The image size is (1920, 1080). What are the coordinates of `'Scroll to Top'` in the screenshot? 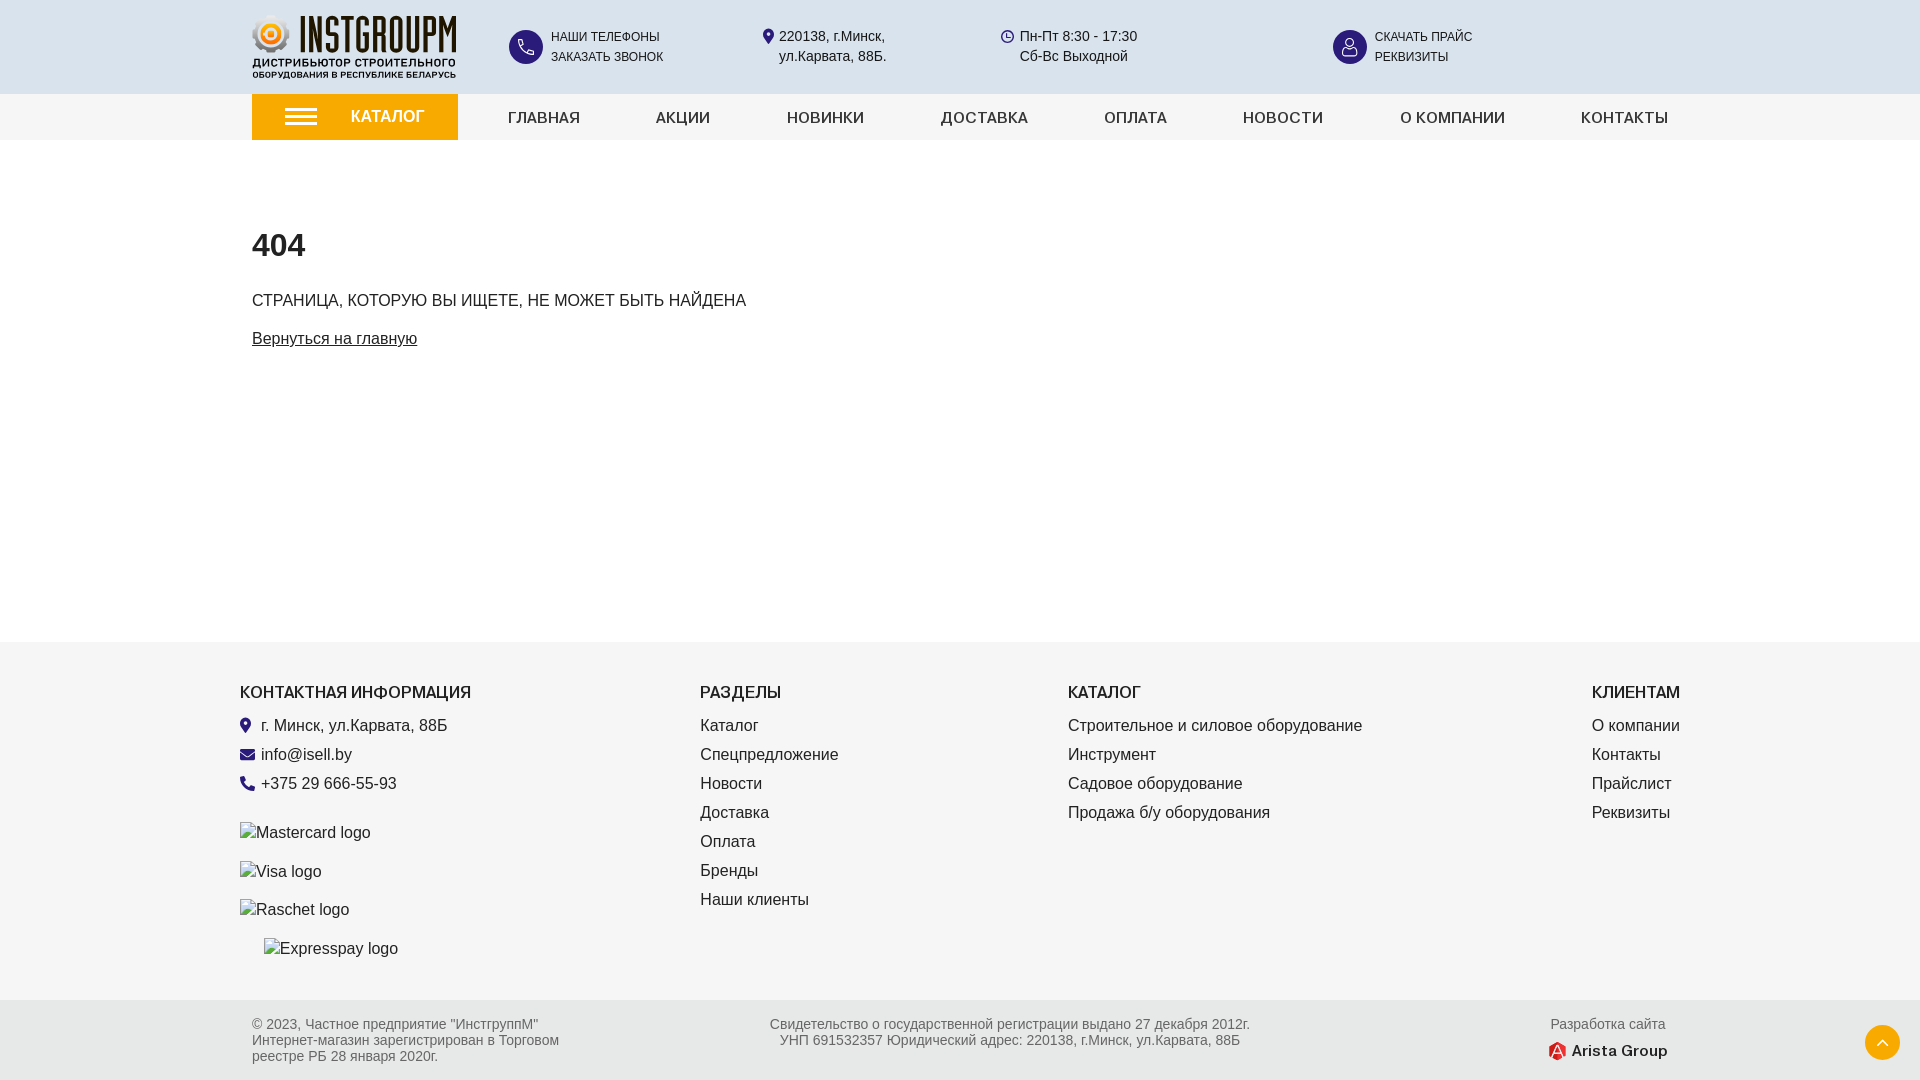 It's located at (1881, 1041).